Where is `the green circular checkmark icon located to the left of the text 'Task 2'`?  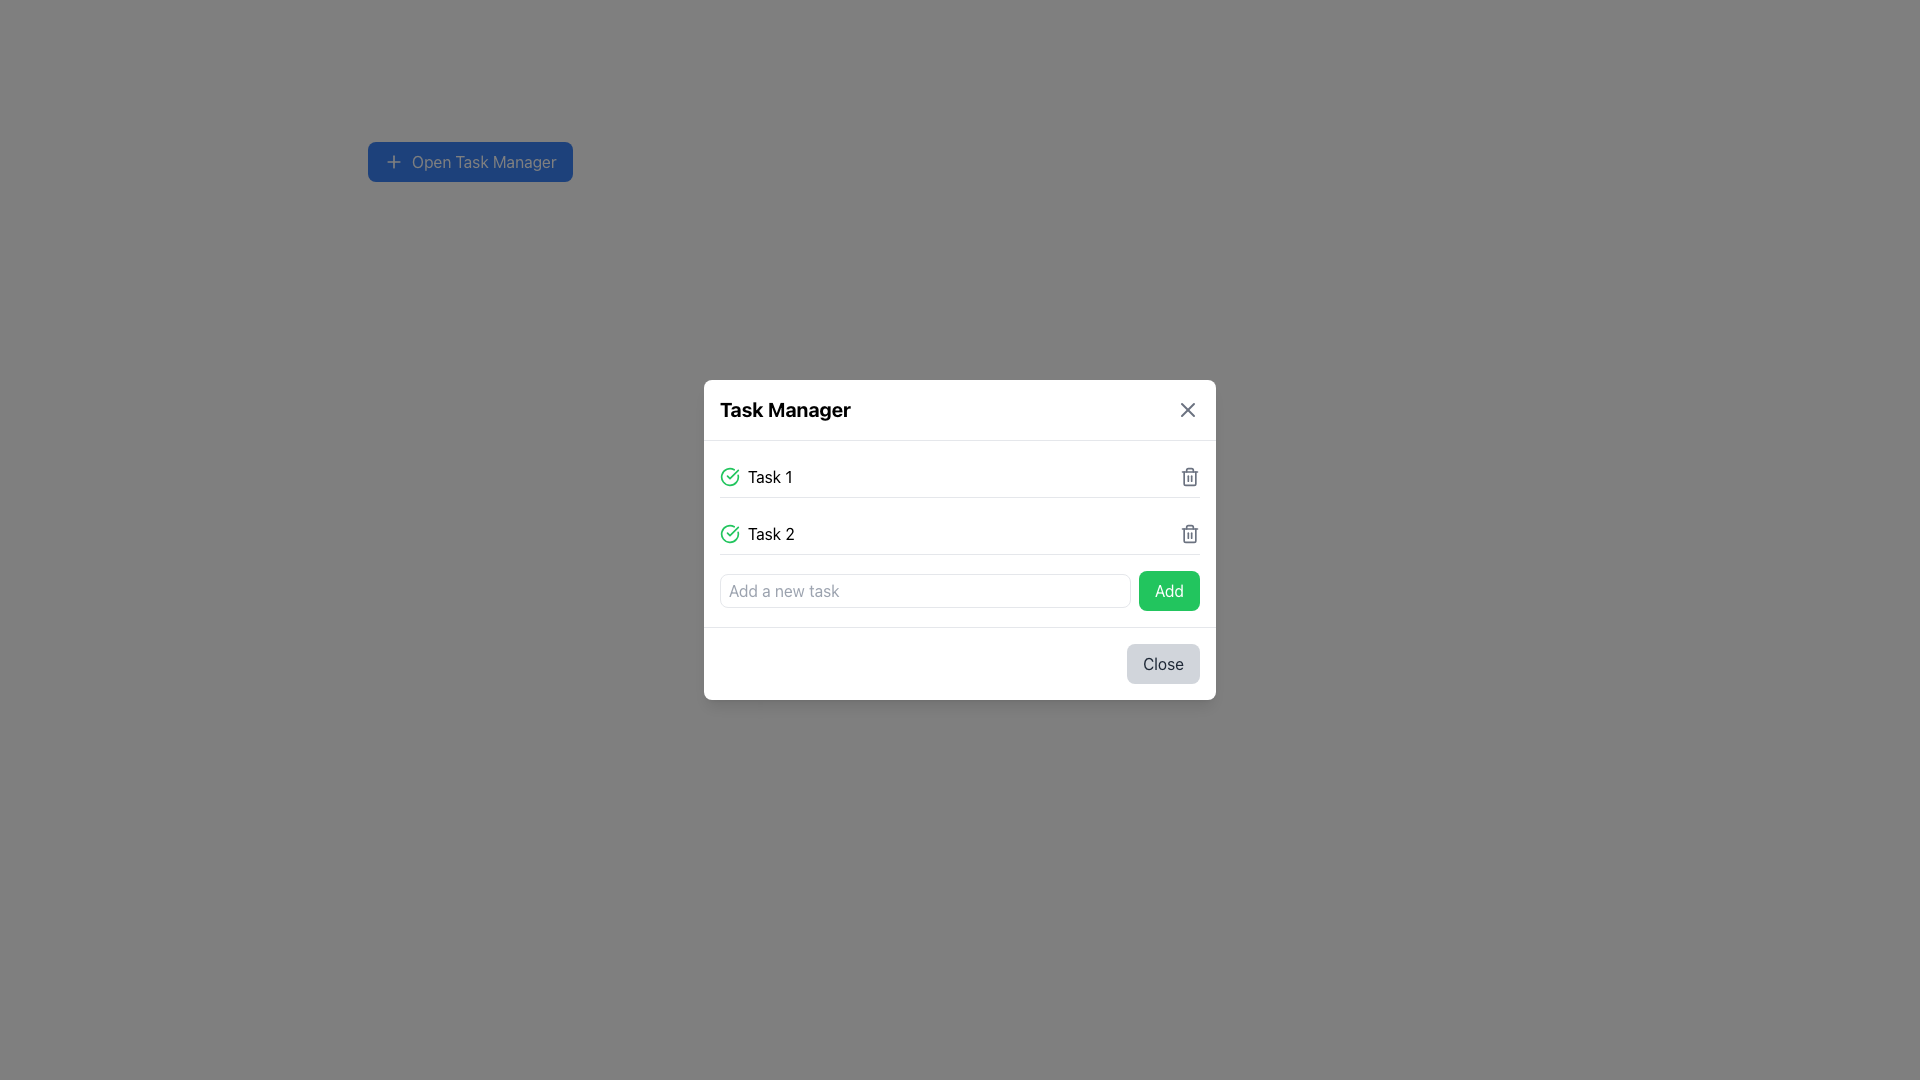 the green circular checkmark icon located to the left of the text 'Task 2' is located at coordinates (728, 532).